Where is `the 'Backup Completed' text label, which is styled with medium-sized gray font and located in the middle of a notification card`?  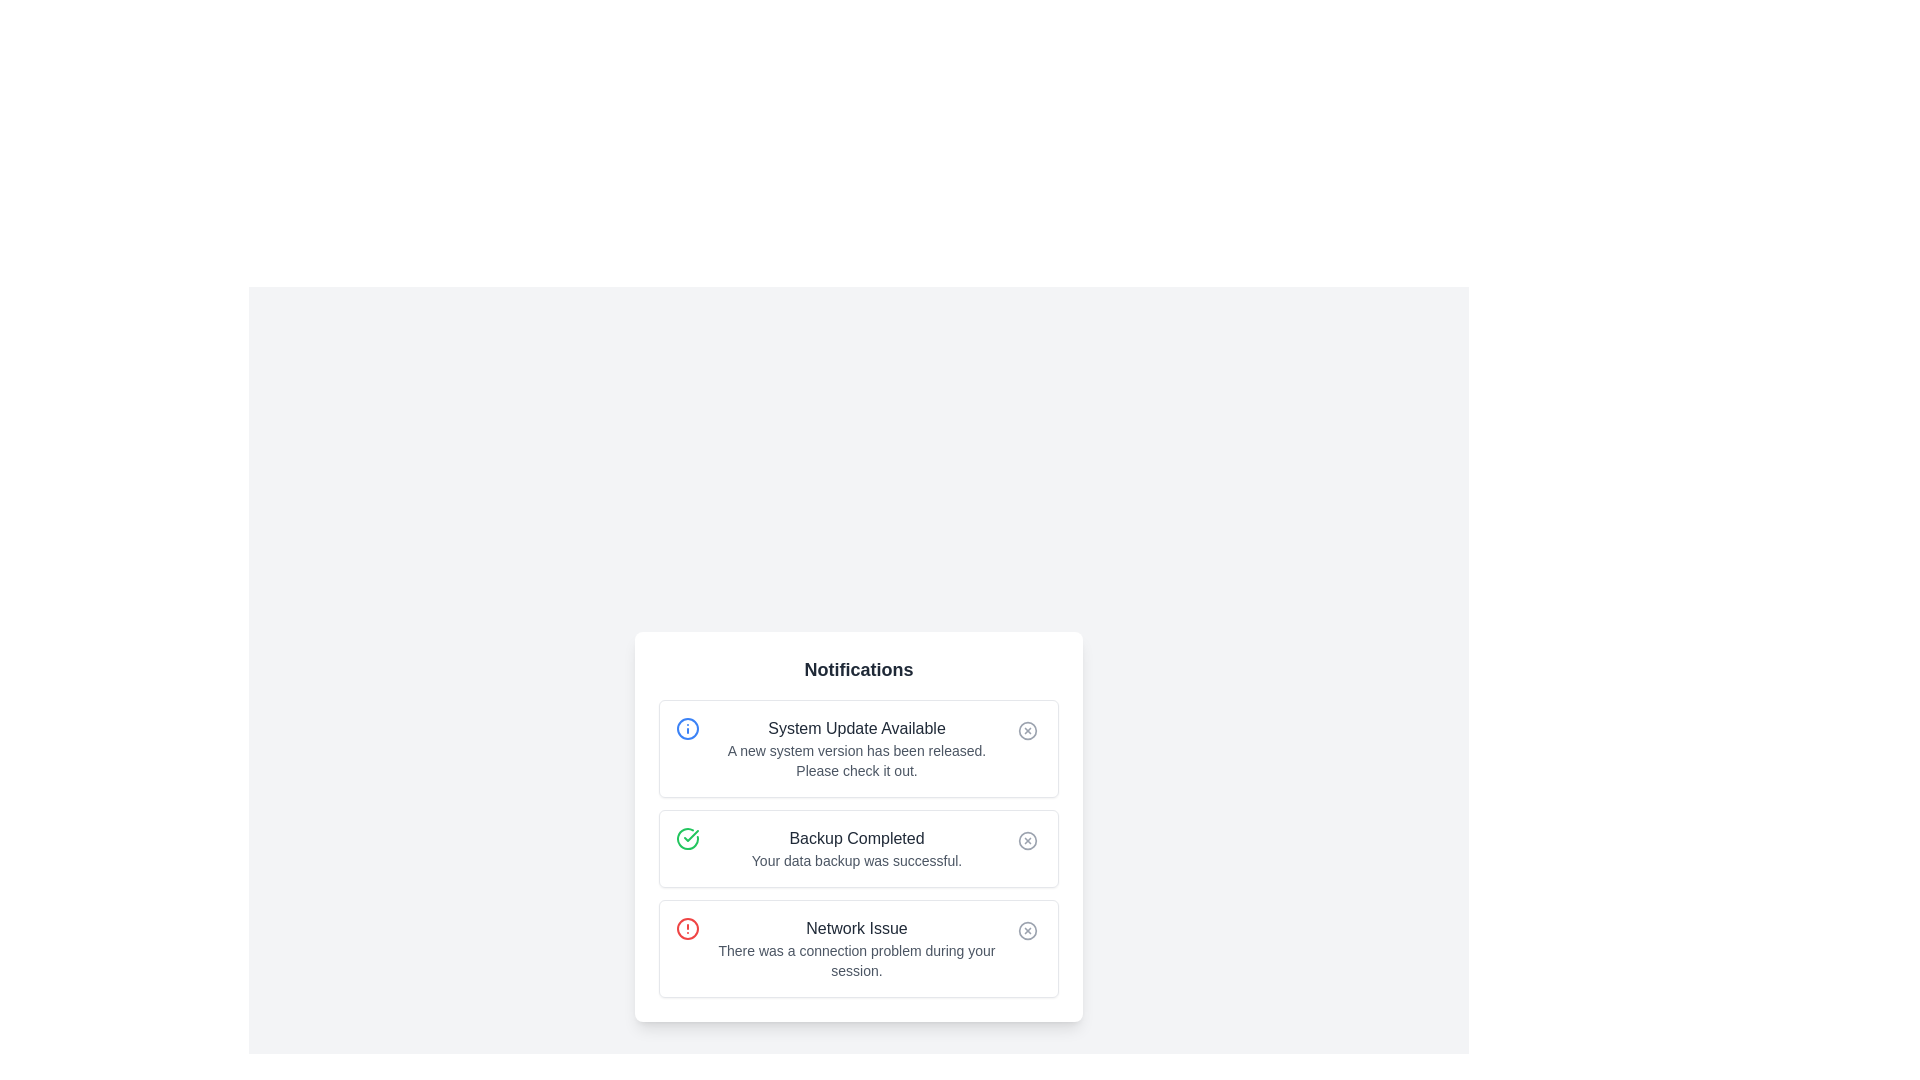
the 'Backup Completed' text label, which is styled with medium-sized gray font and located in the middle of a notification card is located at coordinates (857, 839).